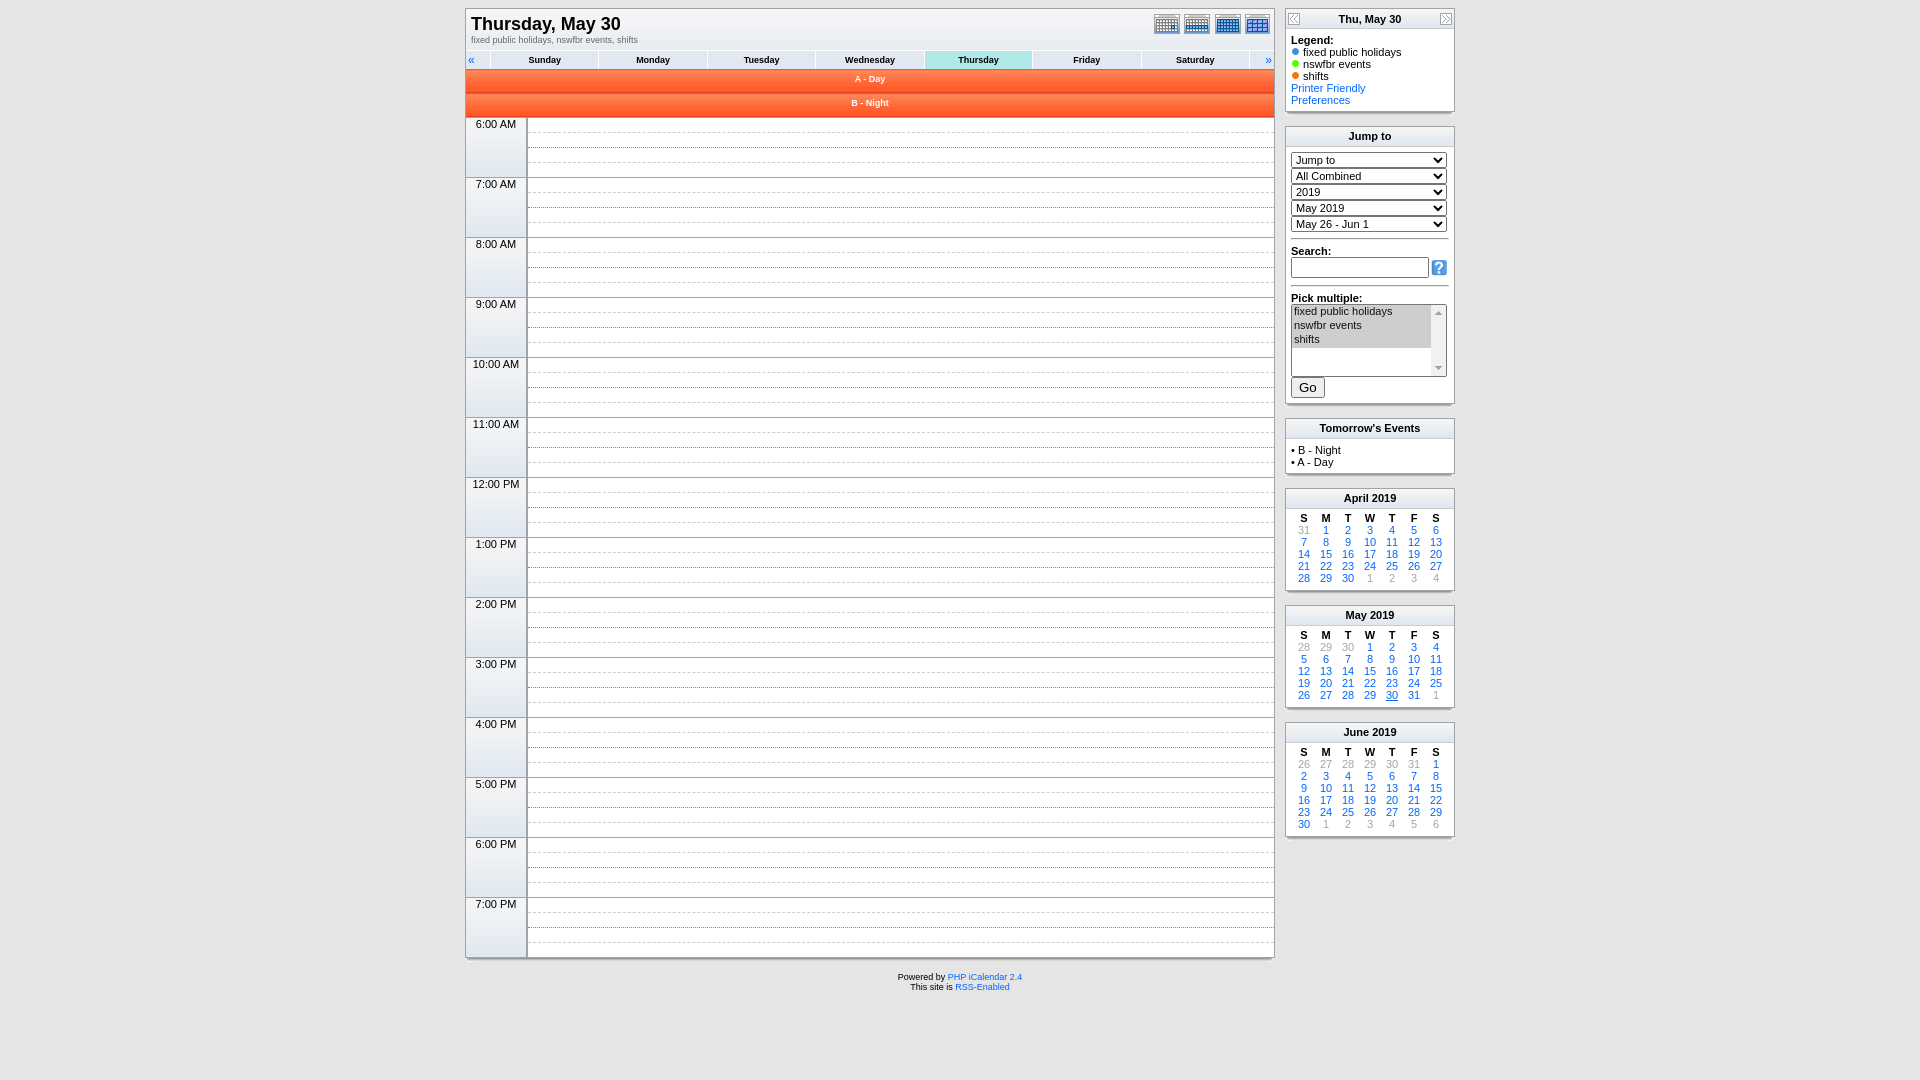 This screenshot has width=1920, height=1080. I want to click on '20', so click(1434, 554).